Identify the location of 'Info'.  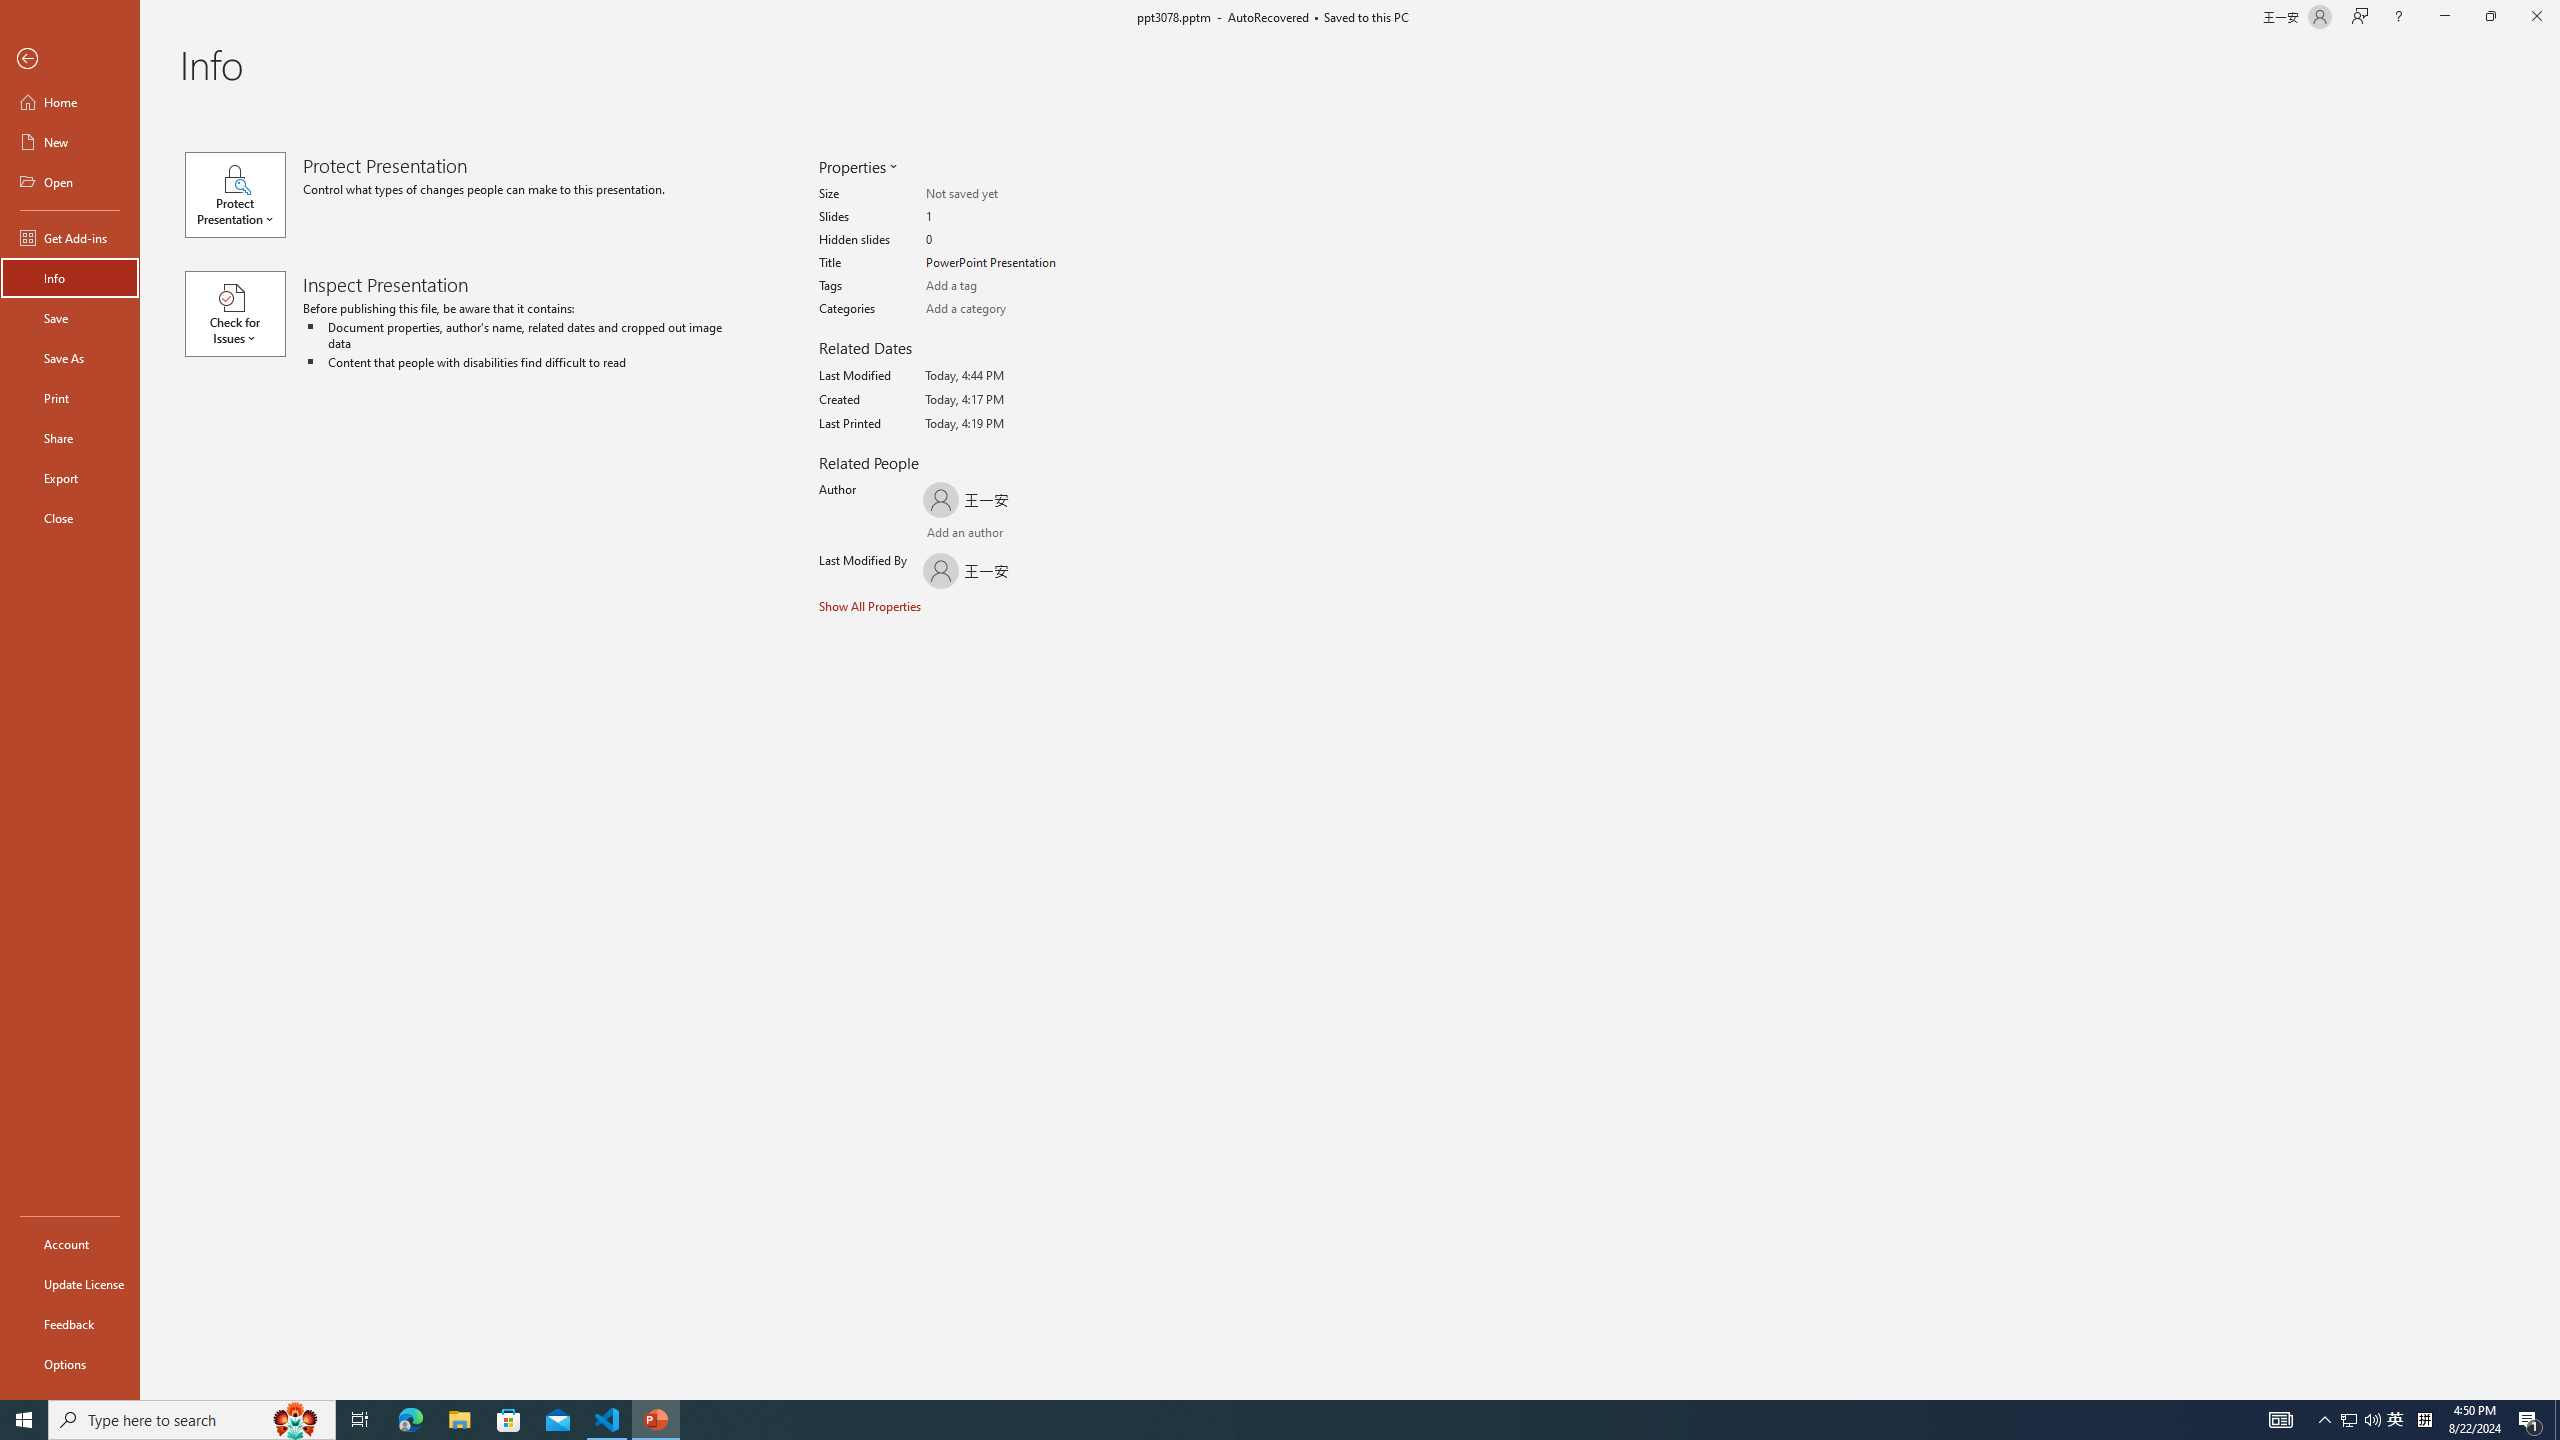
(69, 276).